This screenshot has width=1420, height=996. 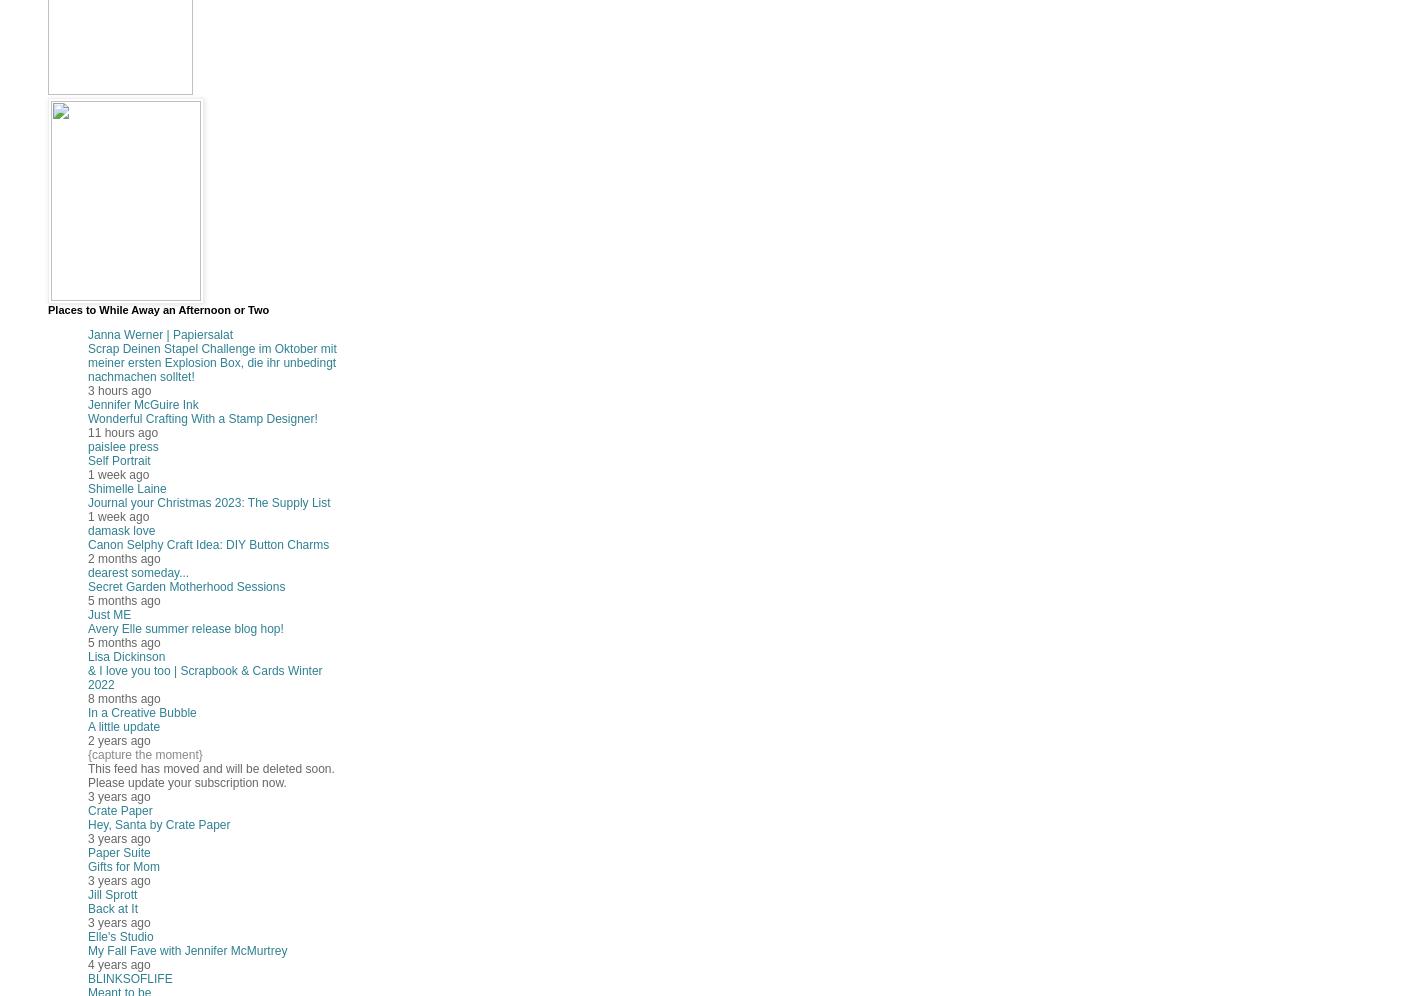 I want to click on 'Shimelle Laine', so click(x=125, y=488).